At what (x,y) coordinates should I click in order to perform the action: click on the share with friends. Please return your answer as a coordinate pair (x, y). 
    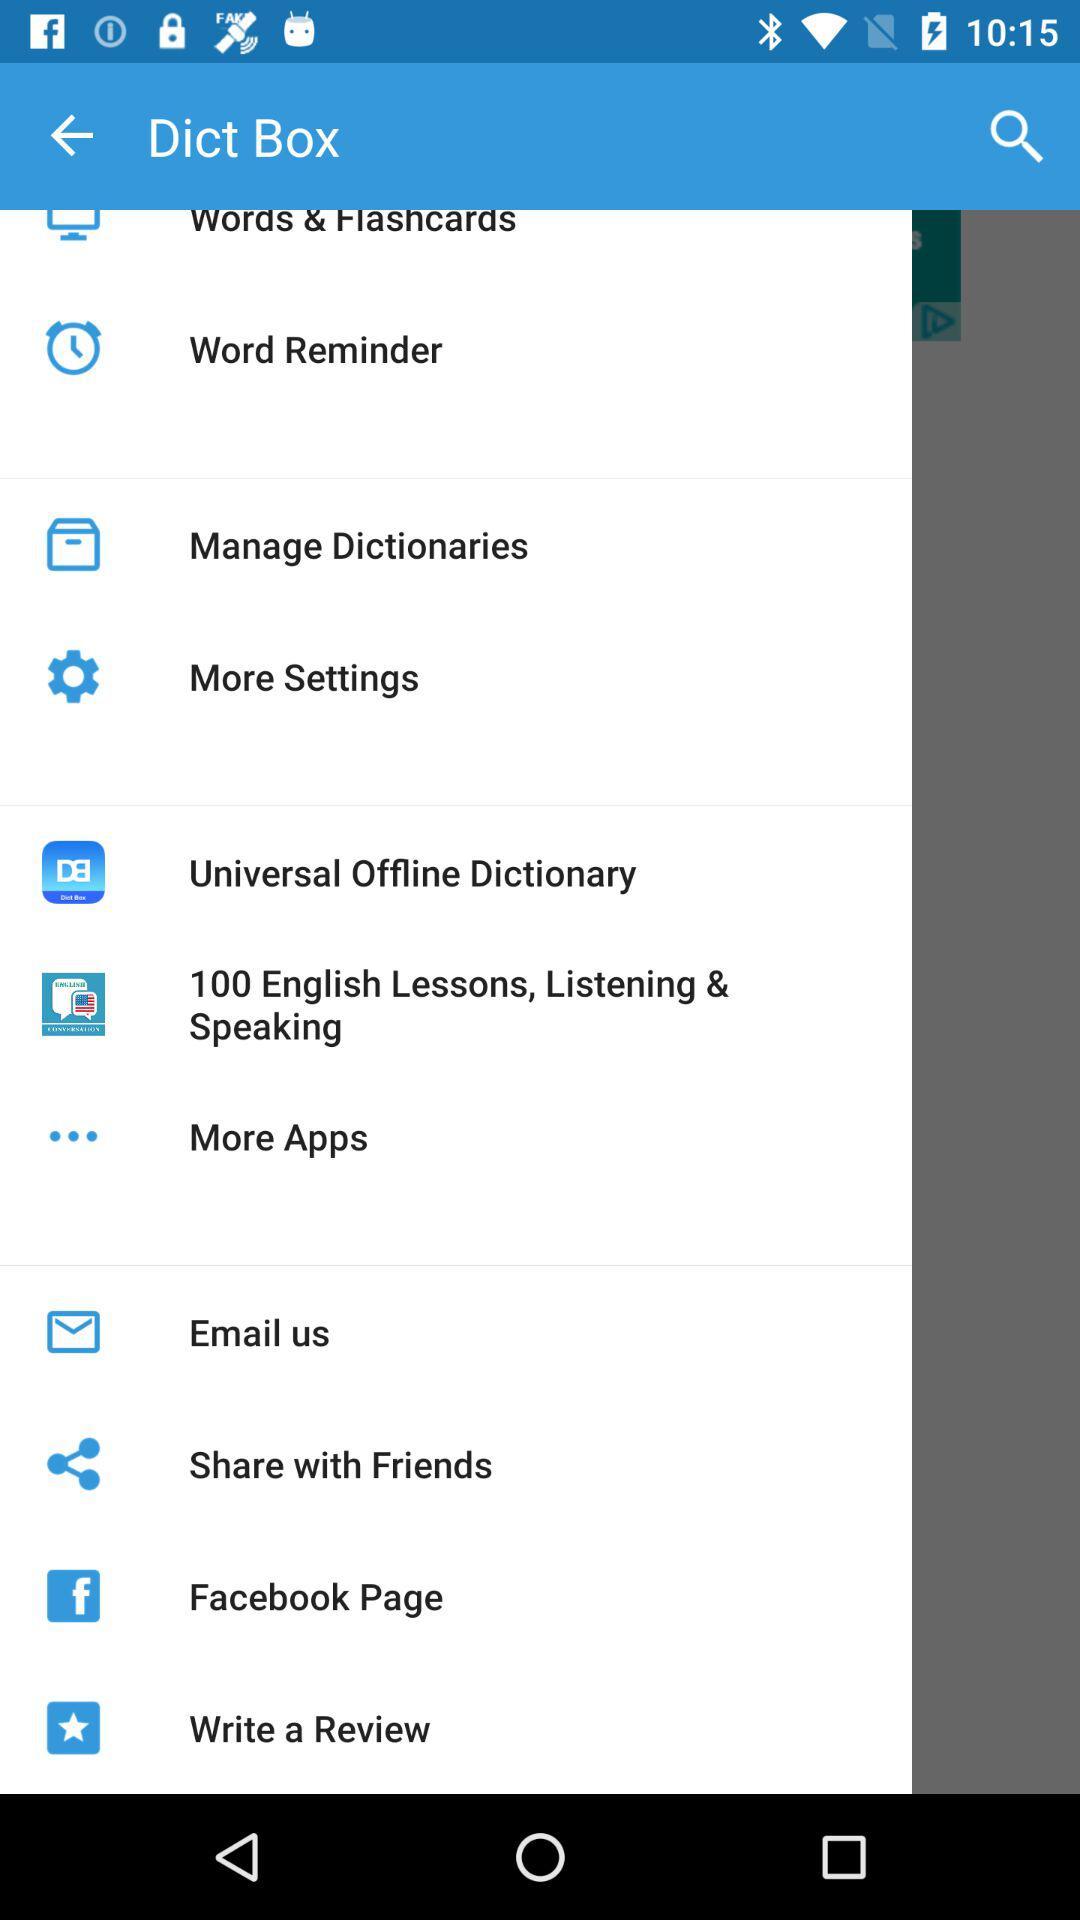
    Looking at the image, I should click on (339, 1464).